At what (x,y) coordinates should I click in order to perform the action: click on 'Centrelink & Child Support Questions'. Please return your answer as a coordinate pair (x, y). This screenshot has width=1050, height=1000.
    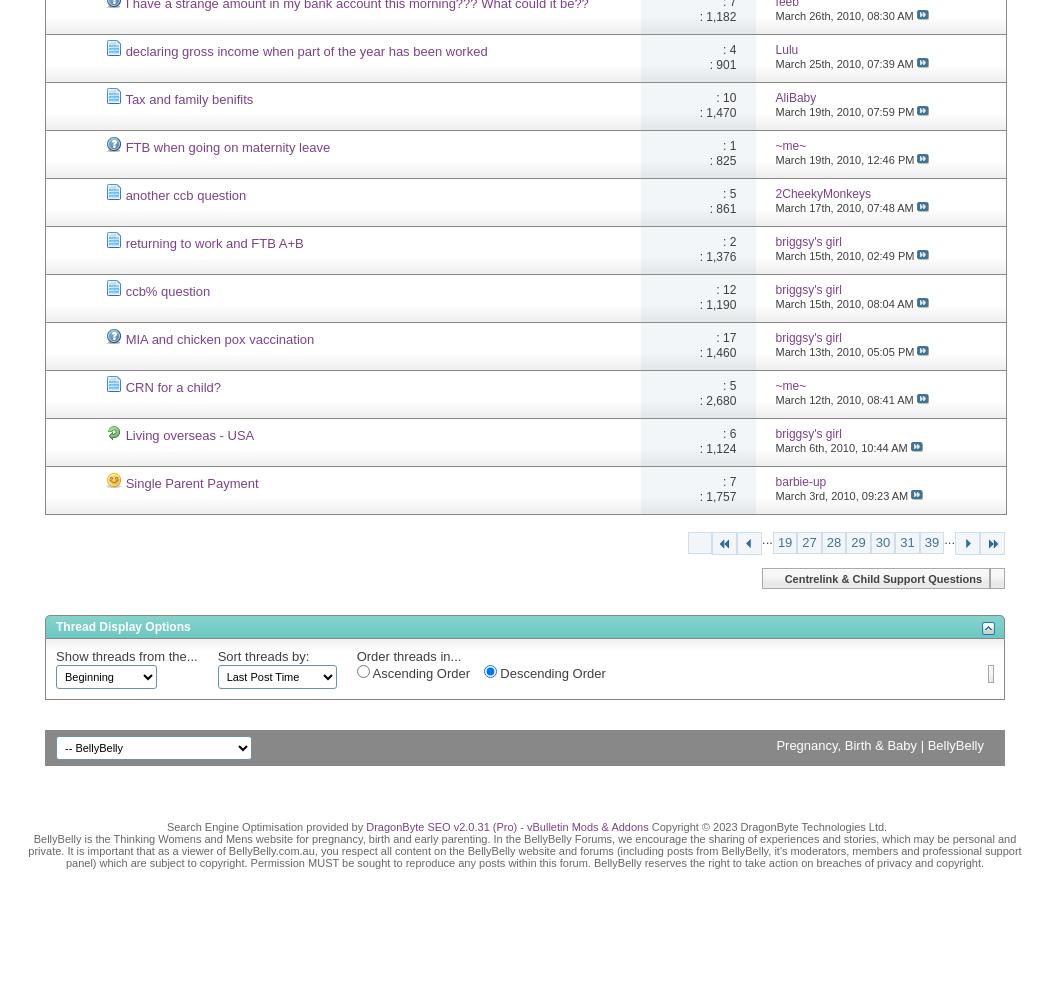
    Looking at the image, I should click on (882, 577).